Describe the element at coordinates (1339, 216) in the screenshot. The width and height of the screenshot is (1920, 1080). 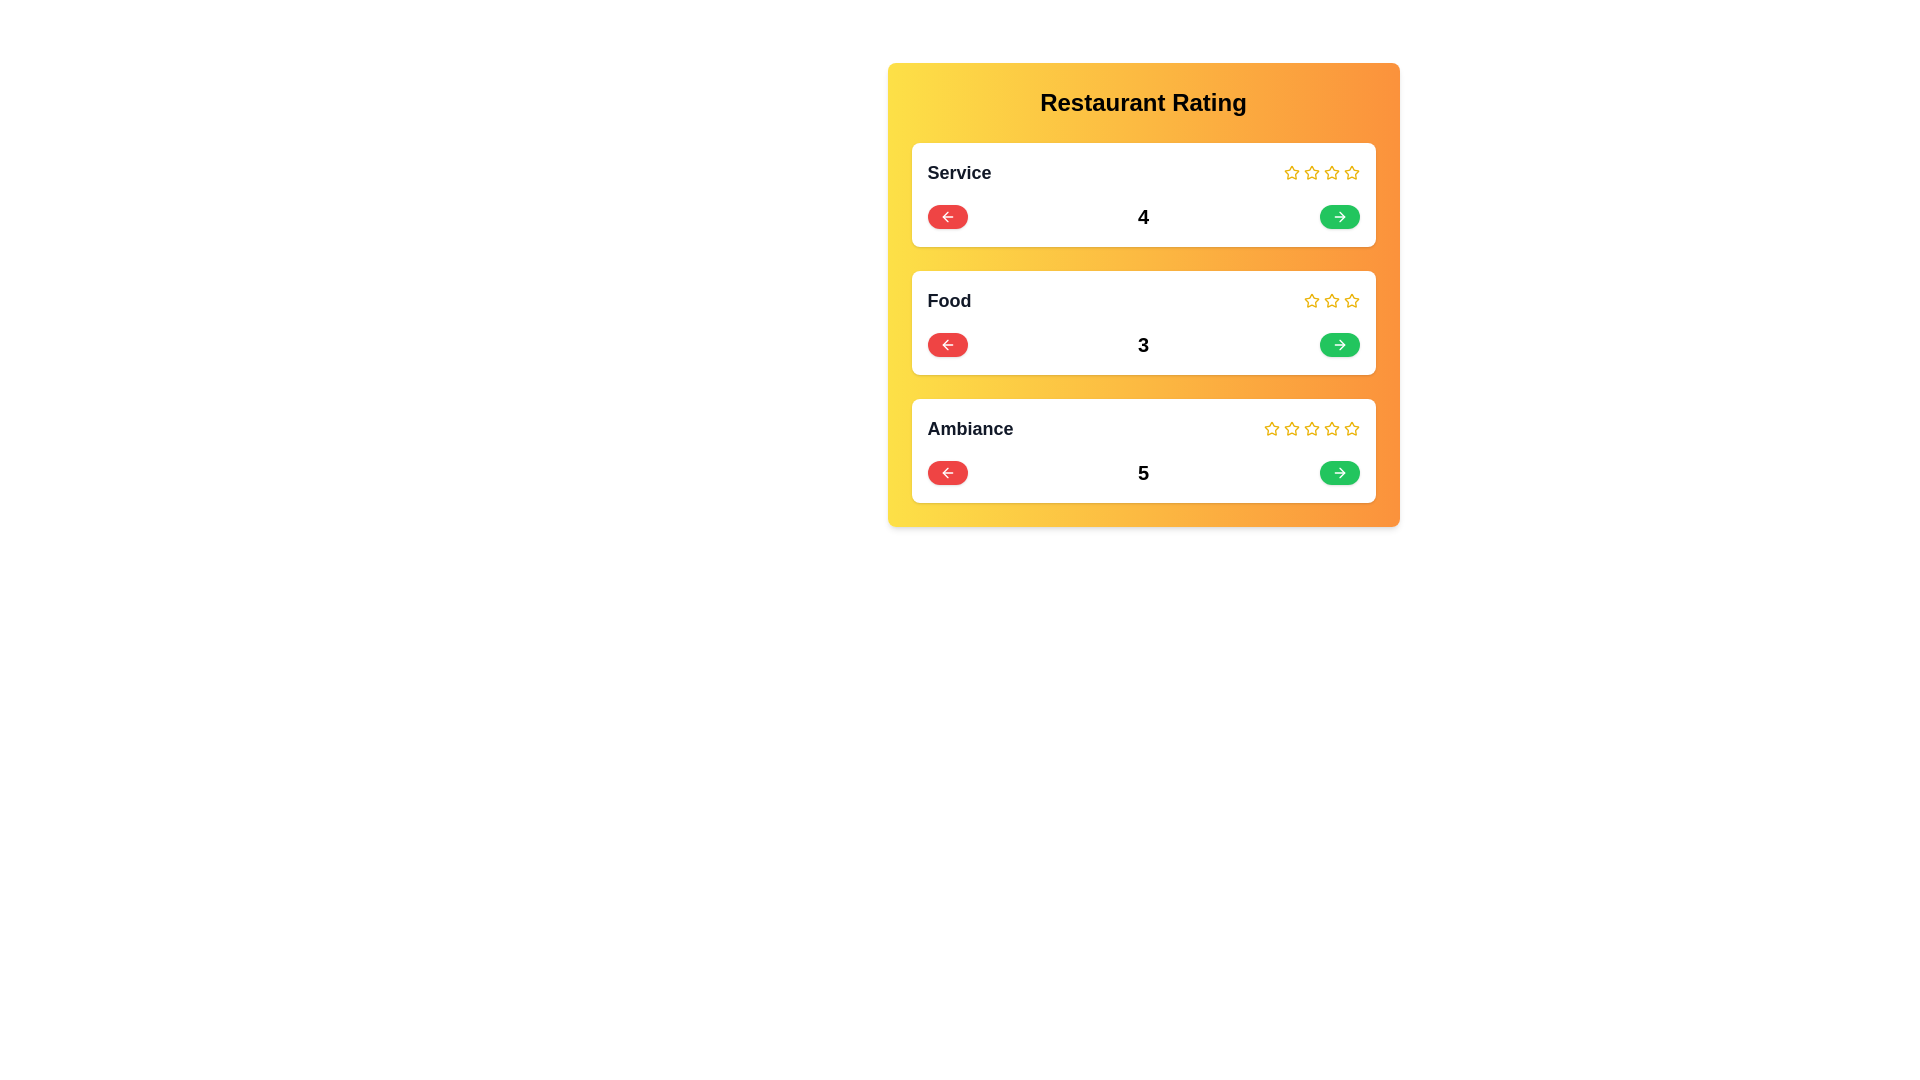
I see `the green button with white text and an arrow icon located in the first row of the 'Restaurant Rating' component under the 'Service' category to proceed` at that location.